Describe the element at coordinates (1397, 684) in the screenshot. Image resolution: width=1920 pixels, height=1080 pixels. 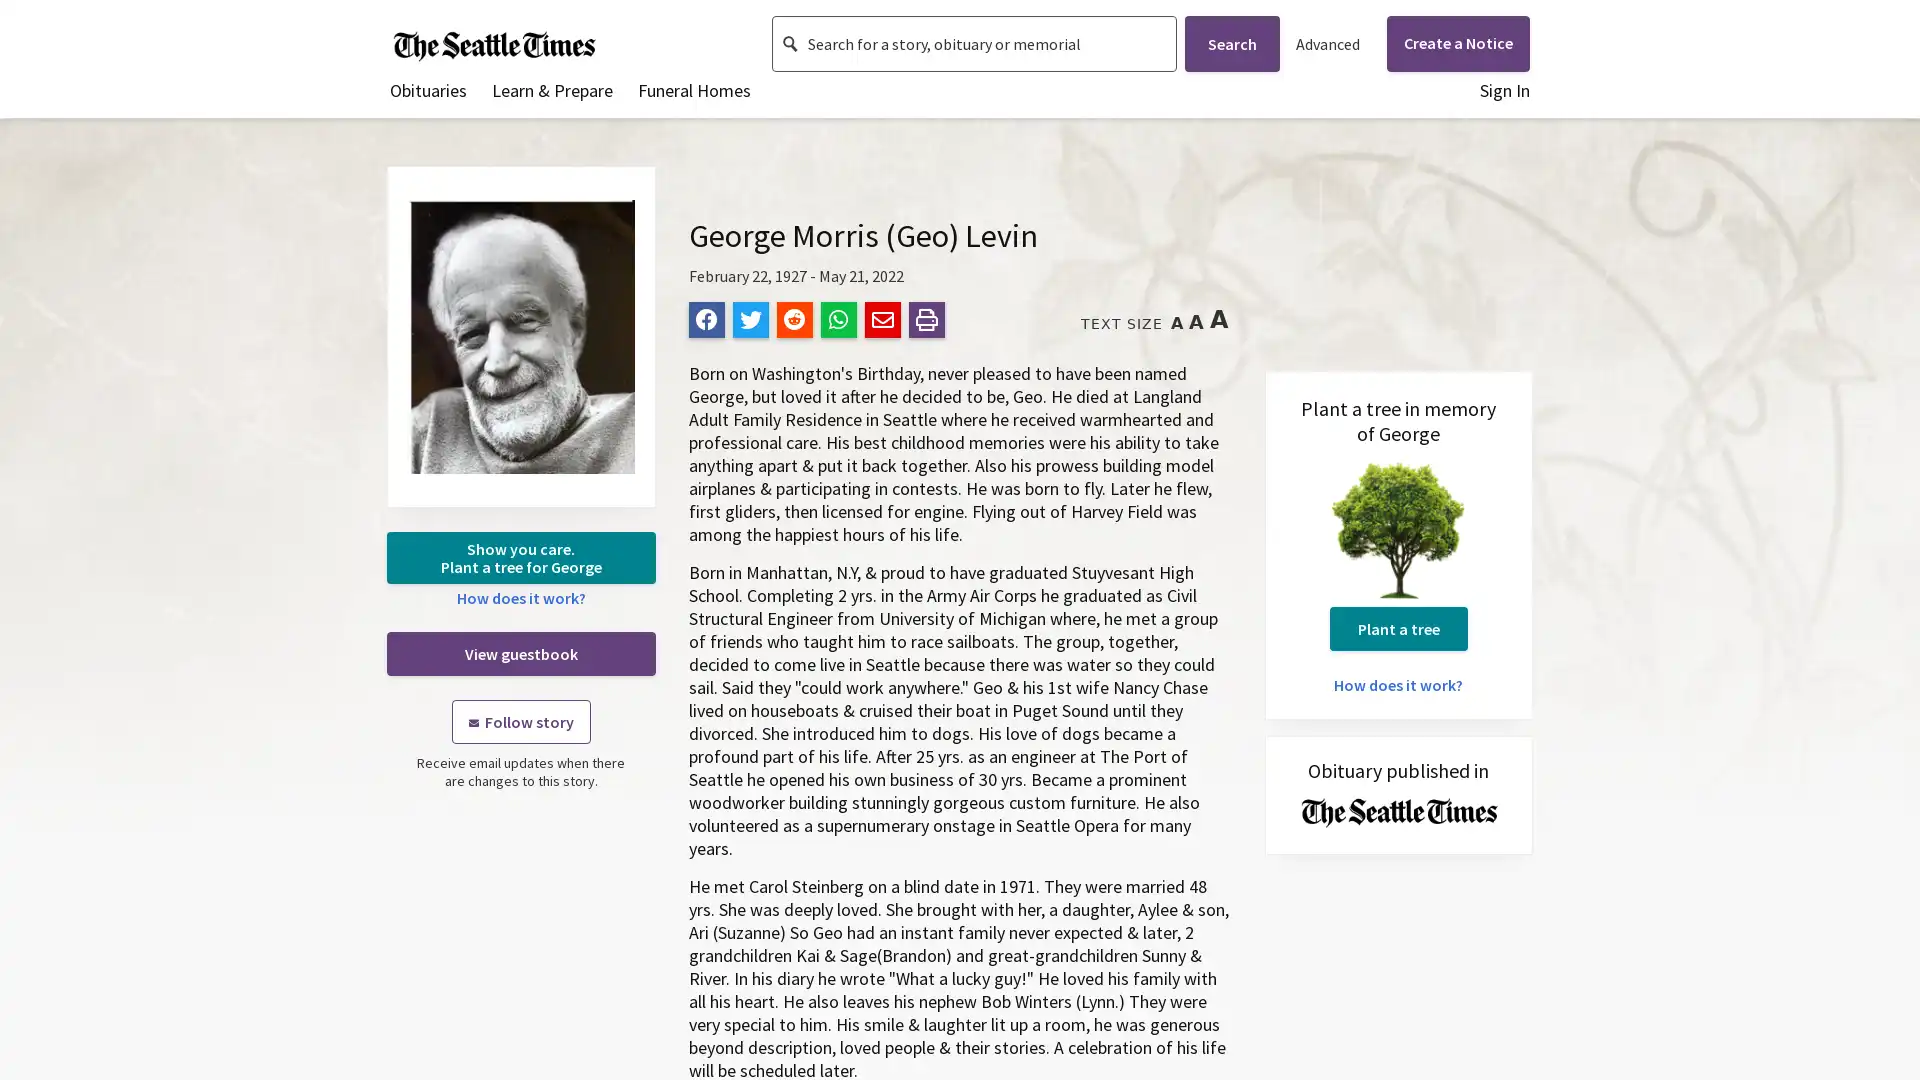
I see `How does it work?` at that location.